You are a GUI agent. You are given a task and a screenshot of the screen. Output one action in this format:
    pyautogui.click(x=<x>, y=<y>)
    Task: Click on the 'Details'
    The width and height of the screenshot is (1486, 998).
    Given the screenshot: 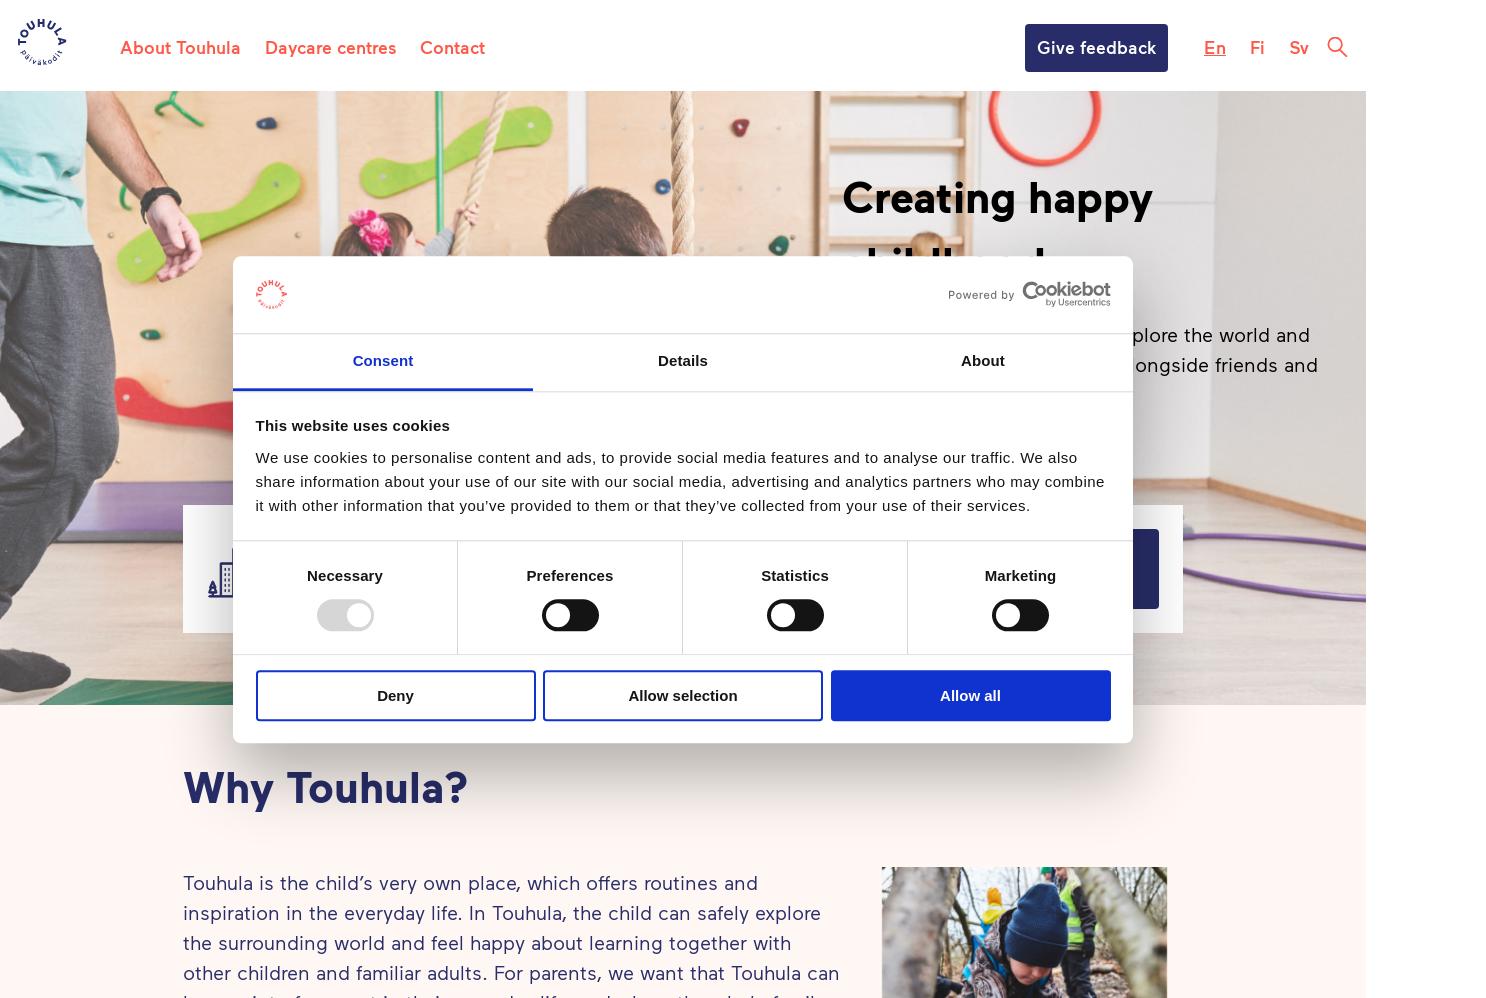 What is the action you would take?
    pyautogui.click(x=682, y=359)
    